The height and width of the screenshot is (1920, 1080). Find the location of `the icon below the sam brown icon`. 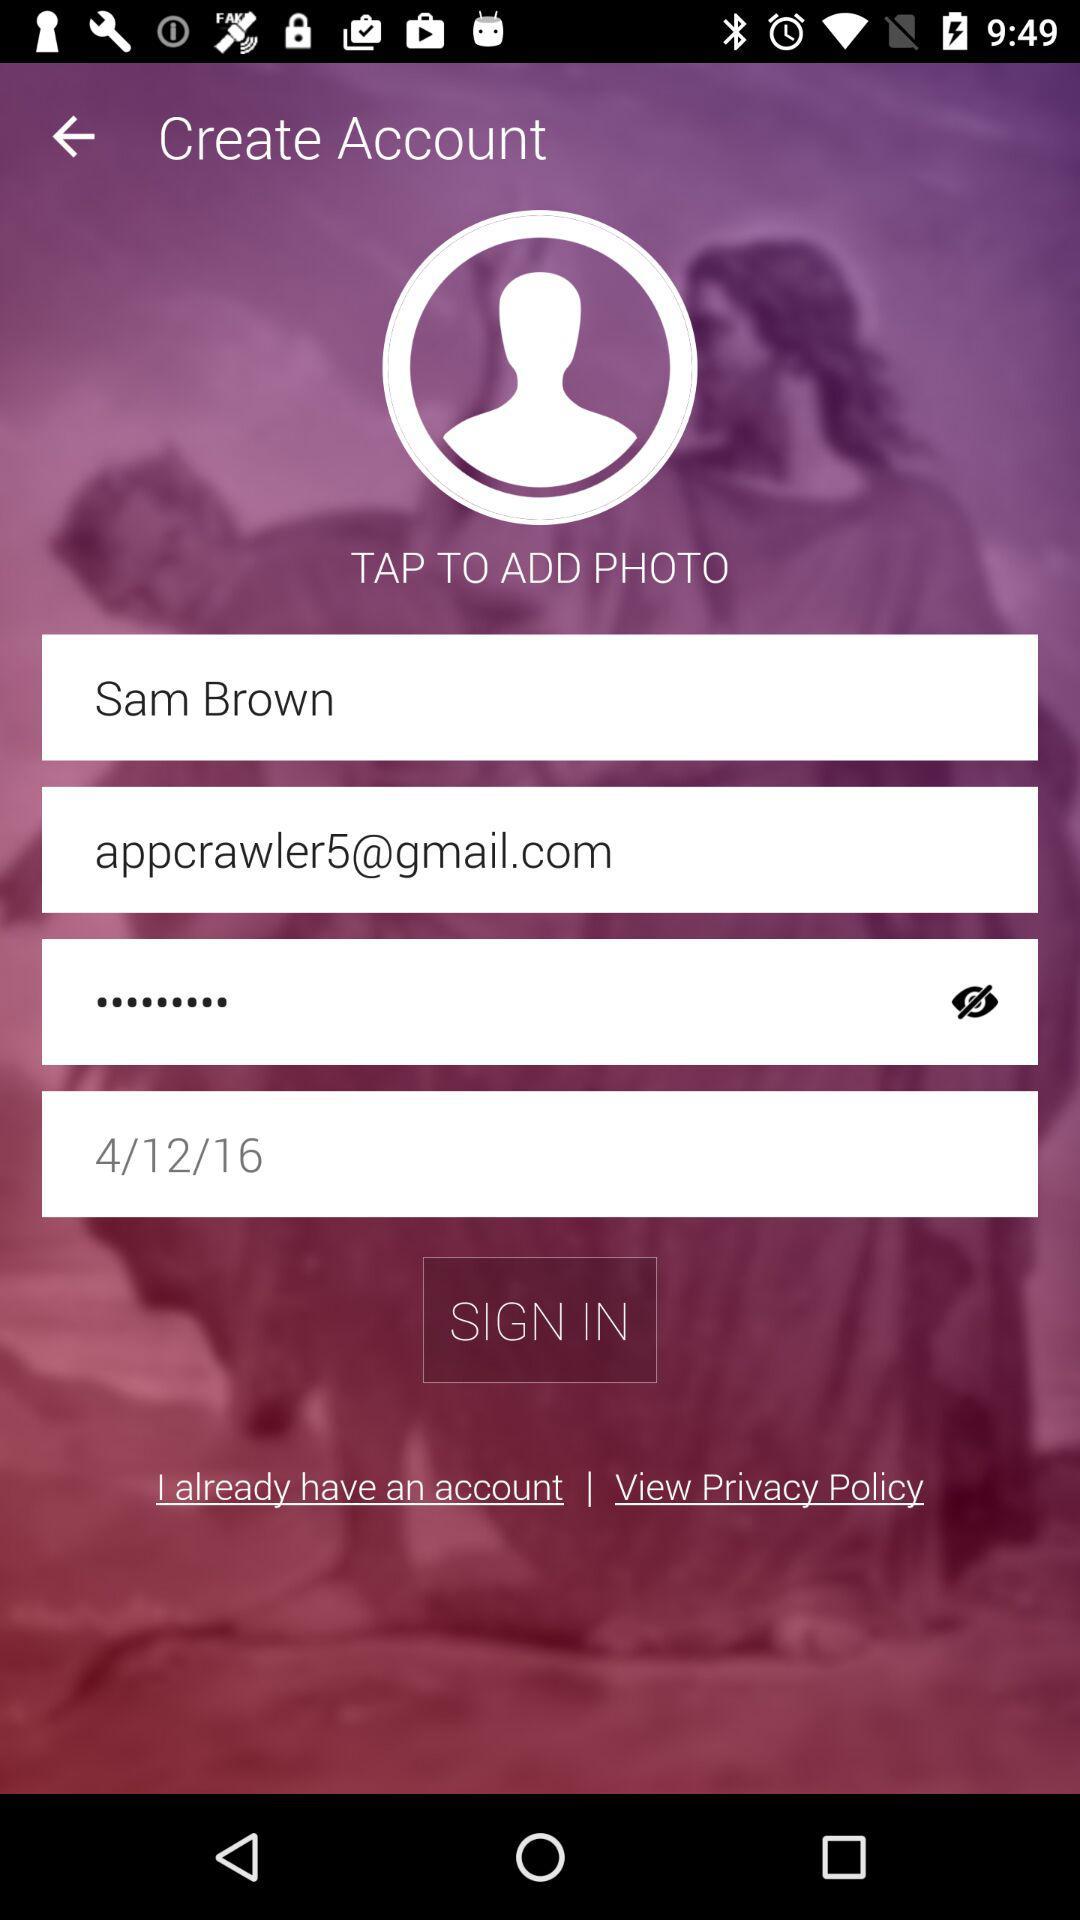

the icon below the sam brown icon is located at coordinates (540, 849).